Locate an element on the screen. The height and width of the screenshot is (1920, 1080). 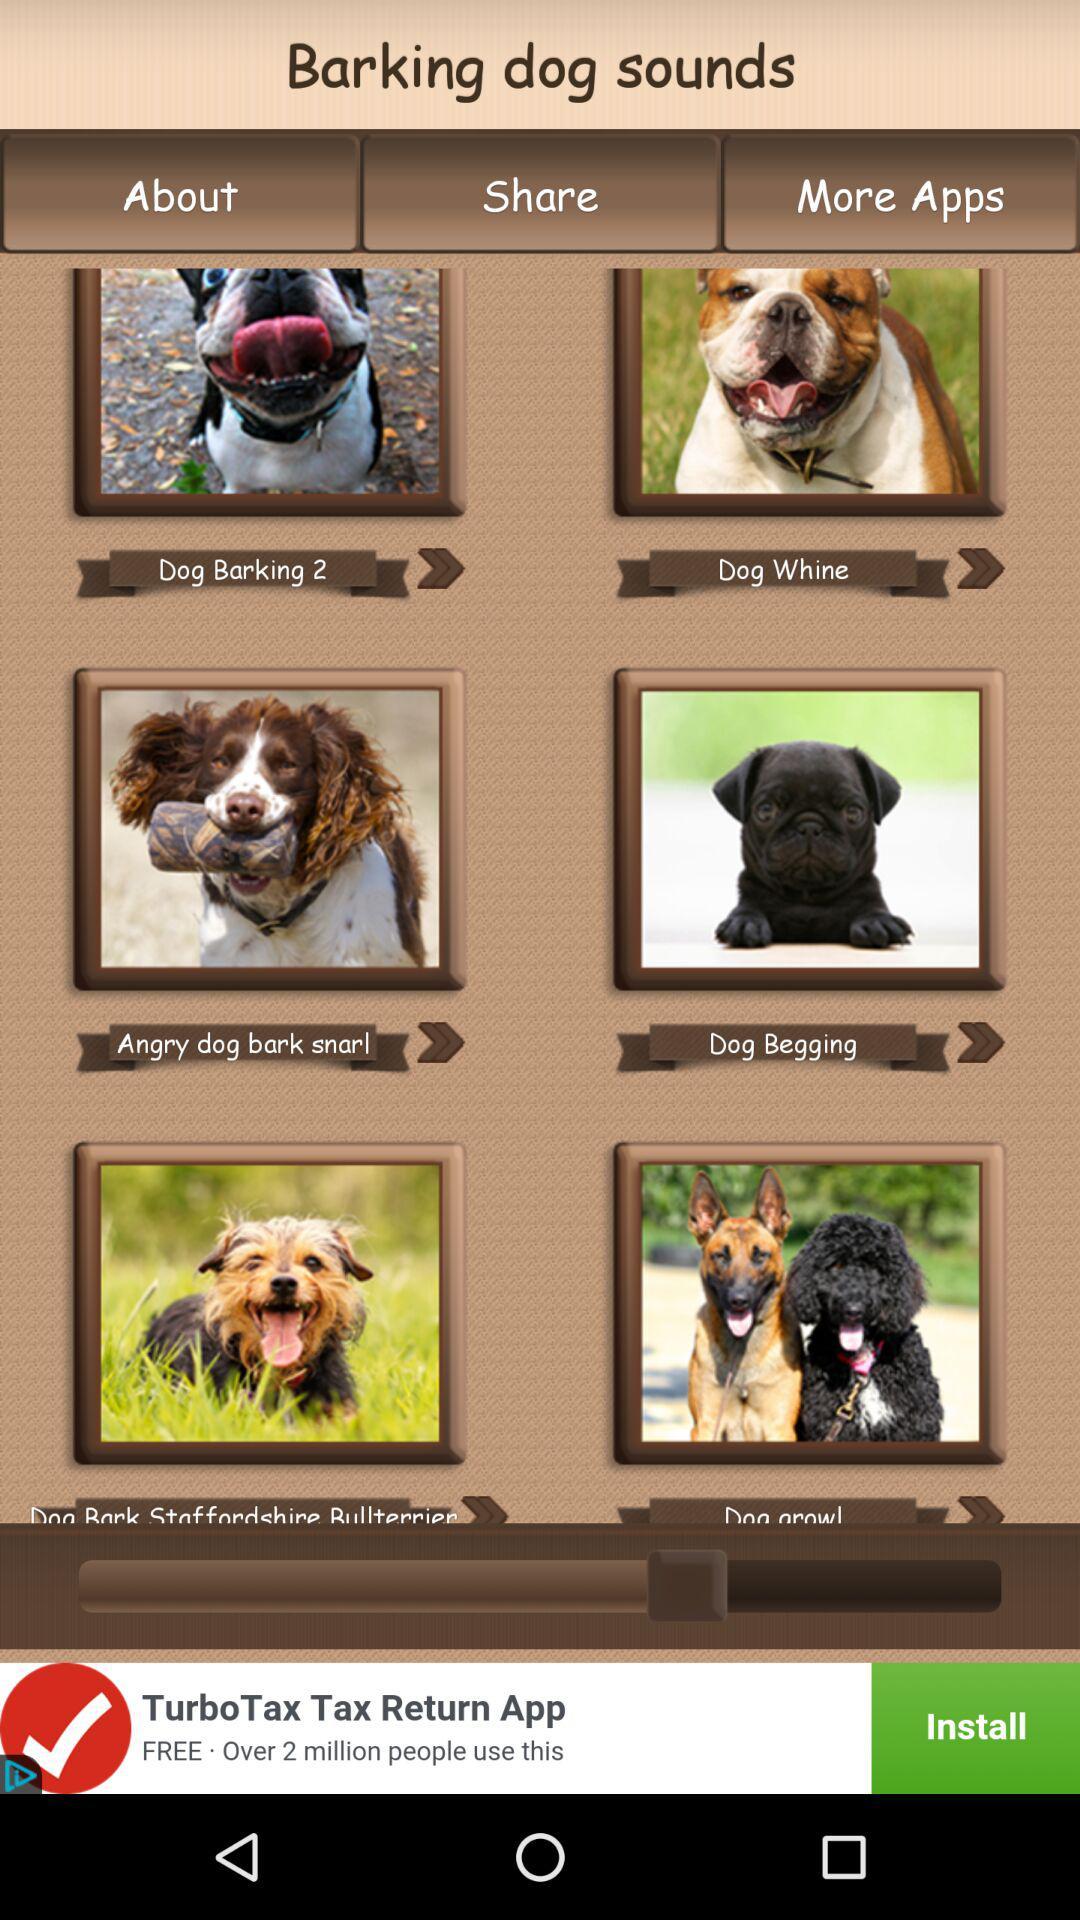
the next is located at coordinates (979, 567).